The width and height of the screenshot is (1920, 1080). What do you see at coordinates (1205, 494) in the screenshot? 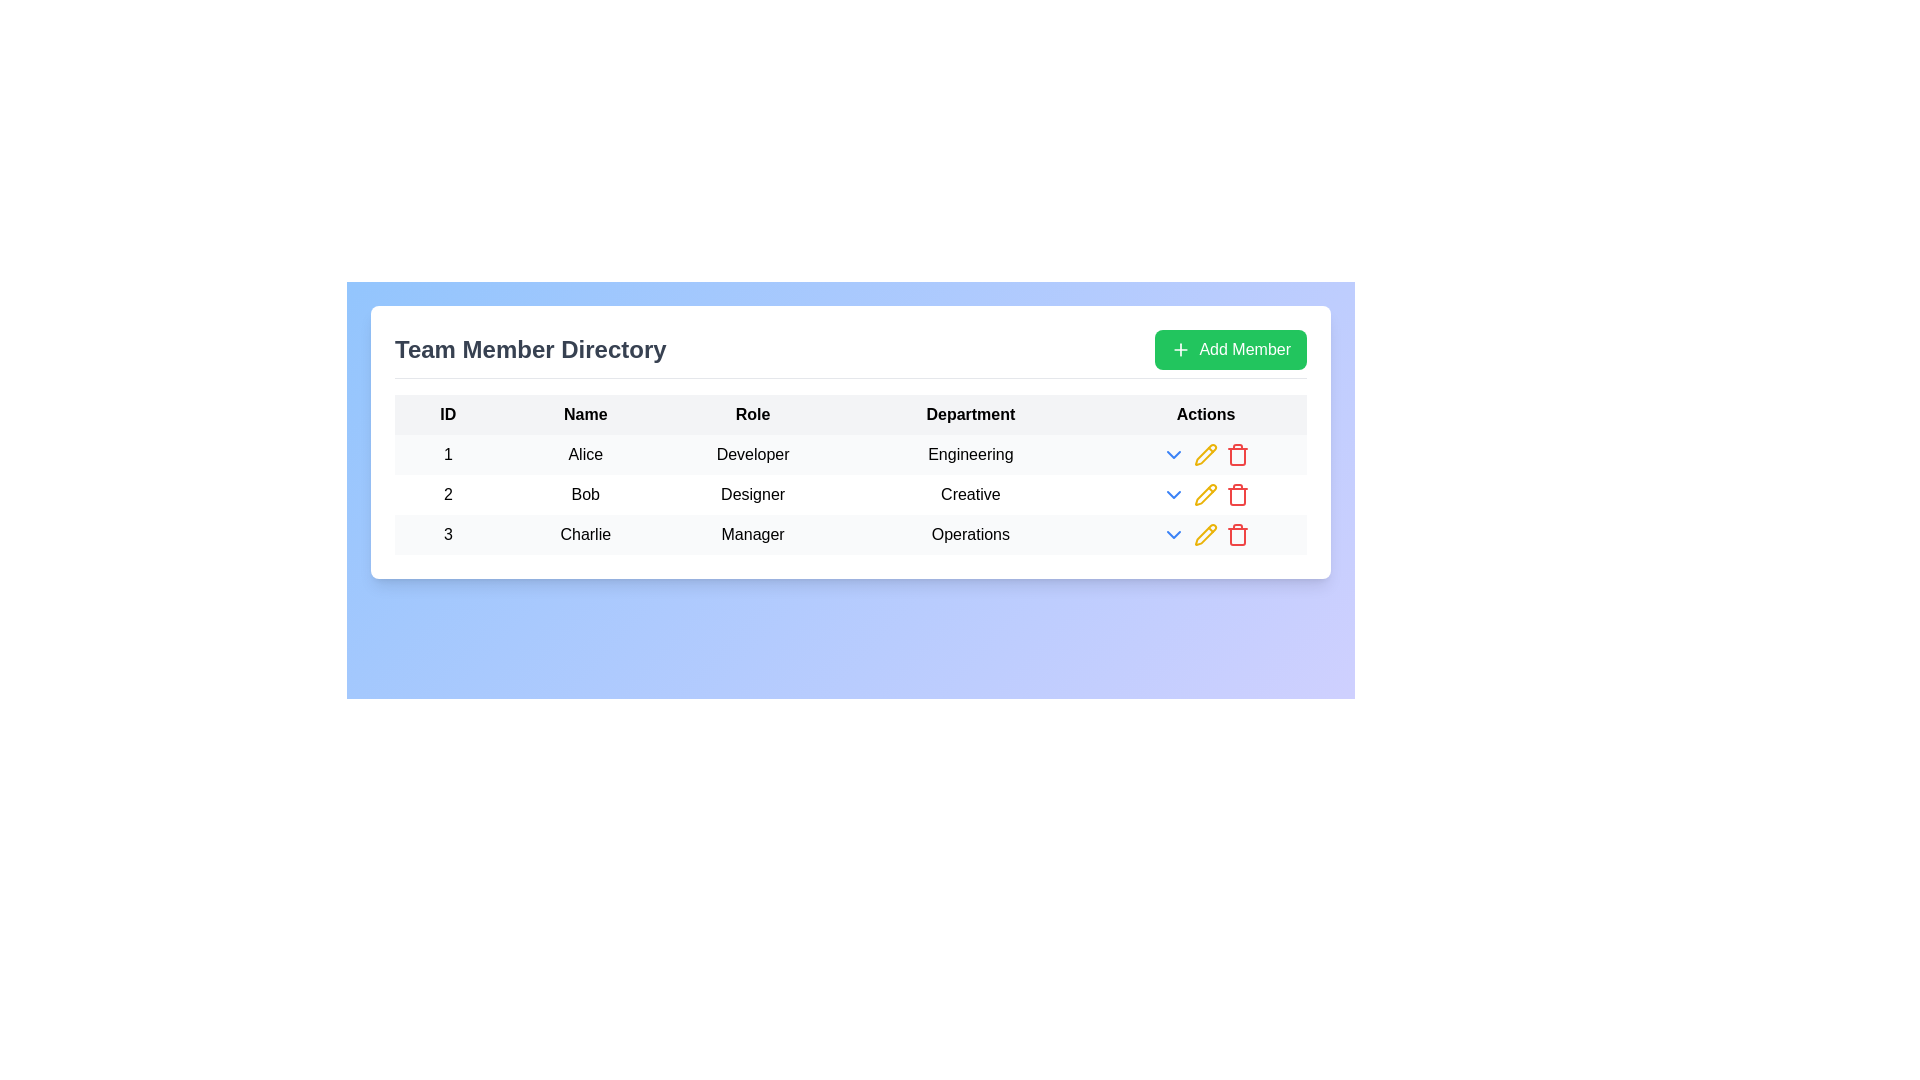
I see `the pencil icon in the 'Actions' column of the table for the entry labeled 'Bob' to initiate editing` at bounding box center [1205, 494].